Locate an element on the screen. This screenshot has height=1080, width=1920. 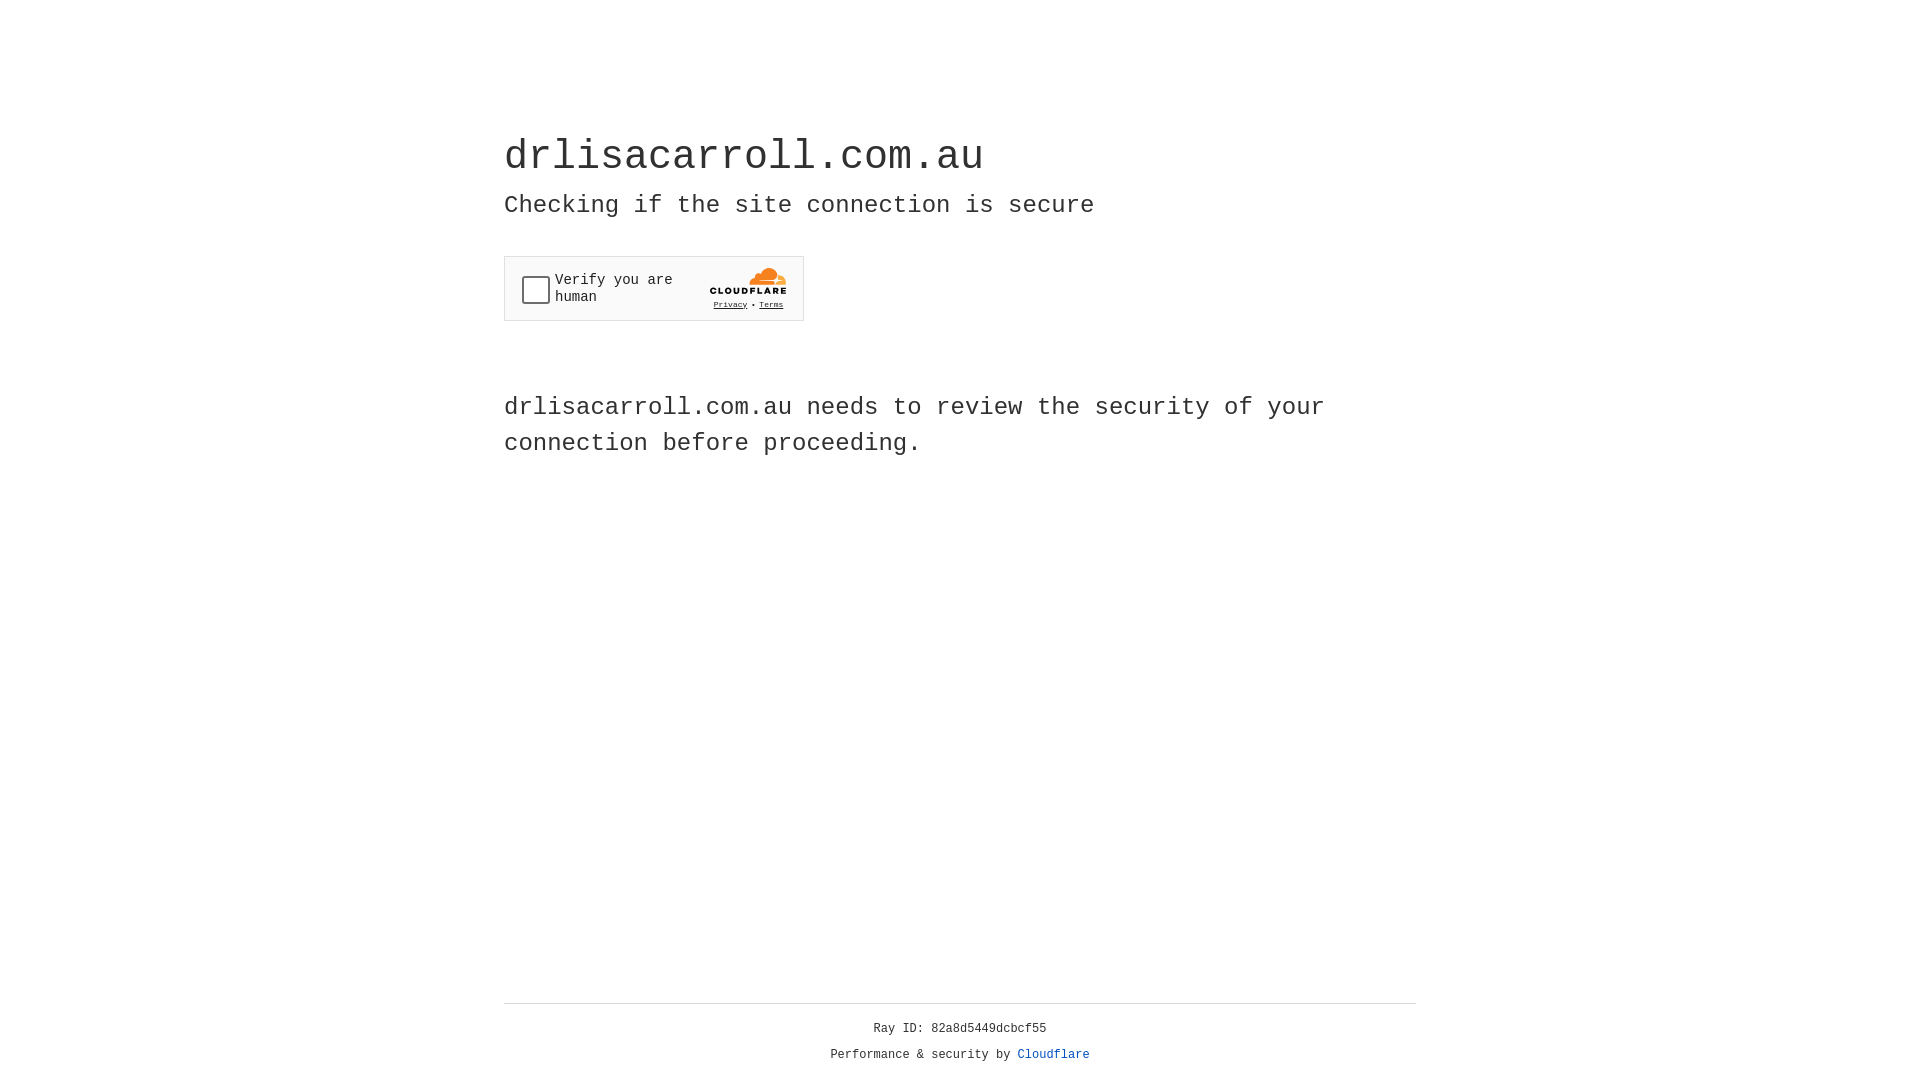
'Widget containing a Cloudflare security challenge' is located at coordinates (653, 288).